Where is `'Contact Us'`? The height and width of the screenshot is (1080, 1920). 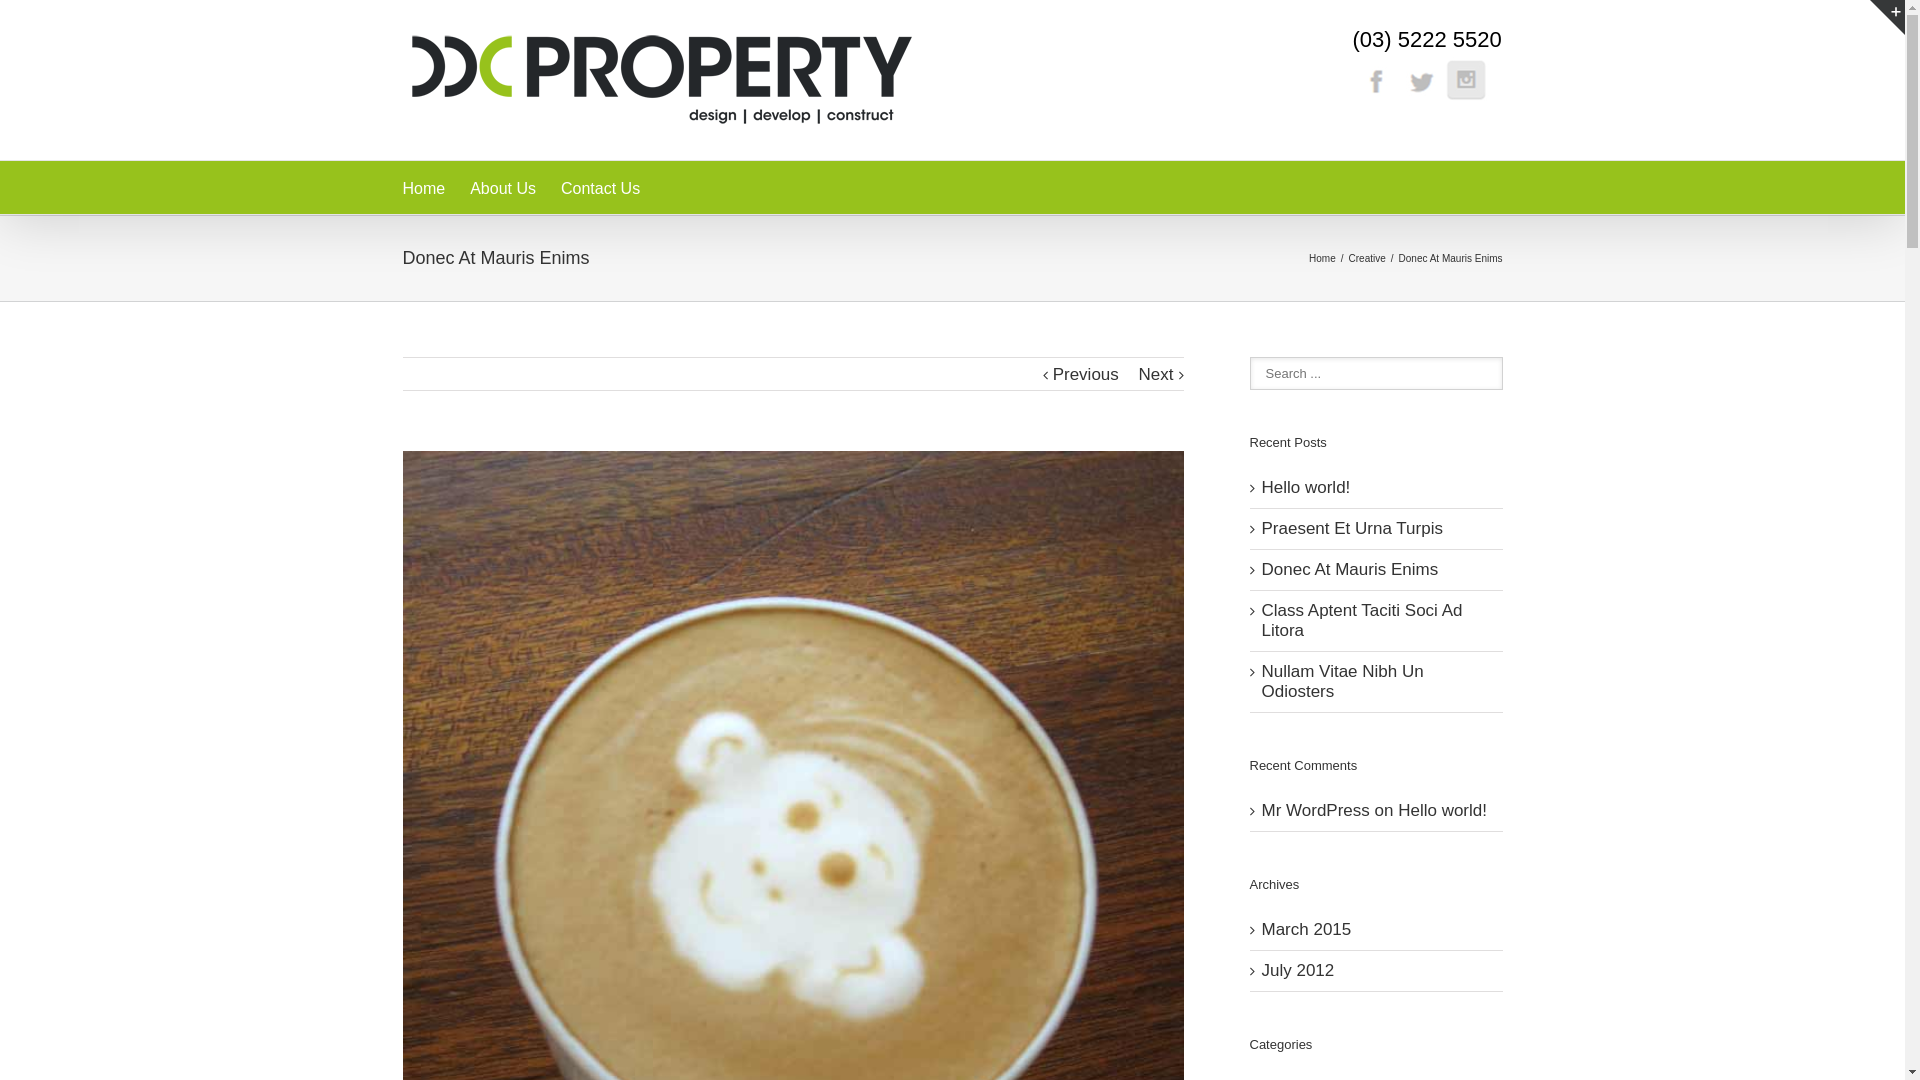 'Contact Us' is located at coordinates (599, 187).